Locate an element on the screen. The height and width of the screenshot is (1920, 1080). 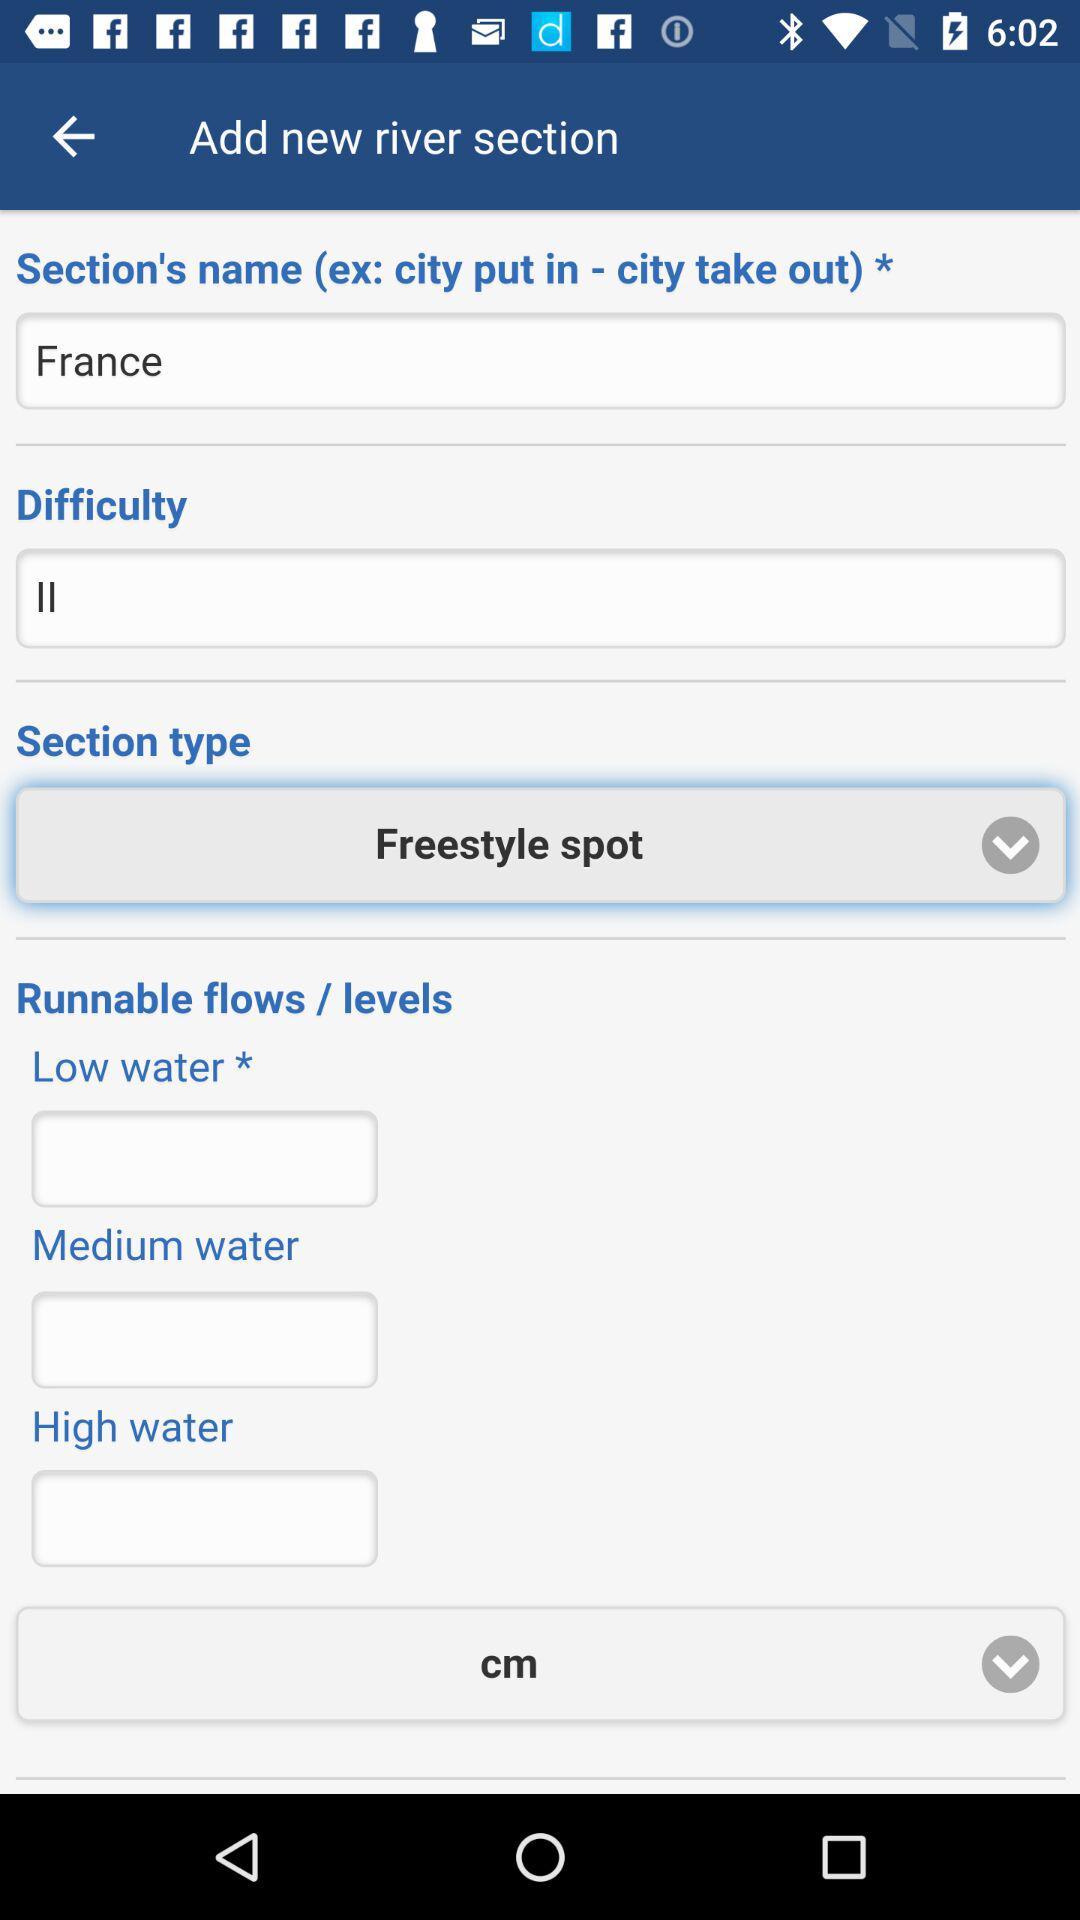
input data is located at coordinates (540, 1002).